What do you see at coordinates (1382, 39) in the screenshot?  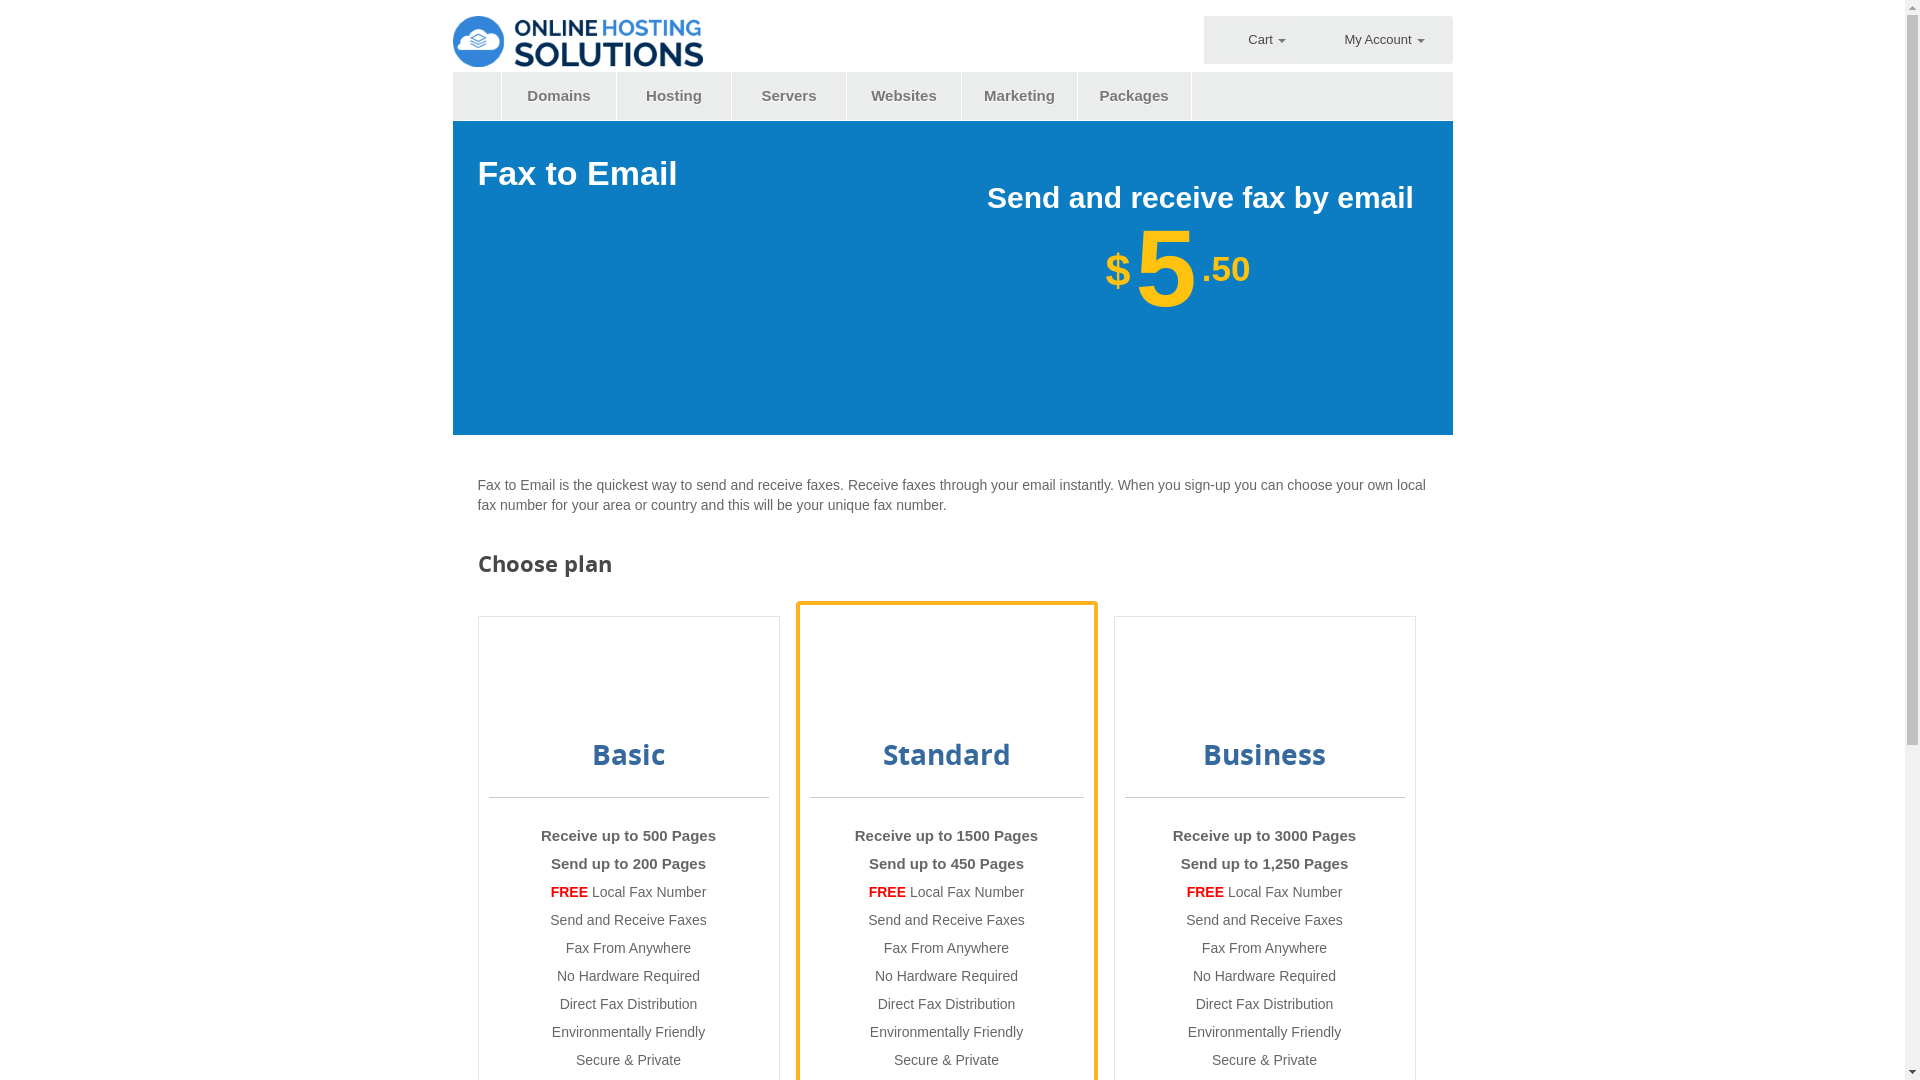 I see `'My Account'` at bounding box center [1382, 39].